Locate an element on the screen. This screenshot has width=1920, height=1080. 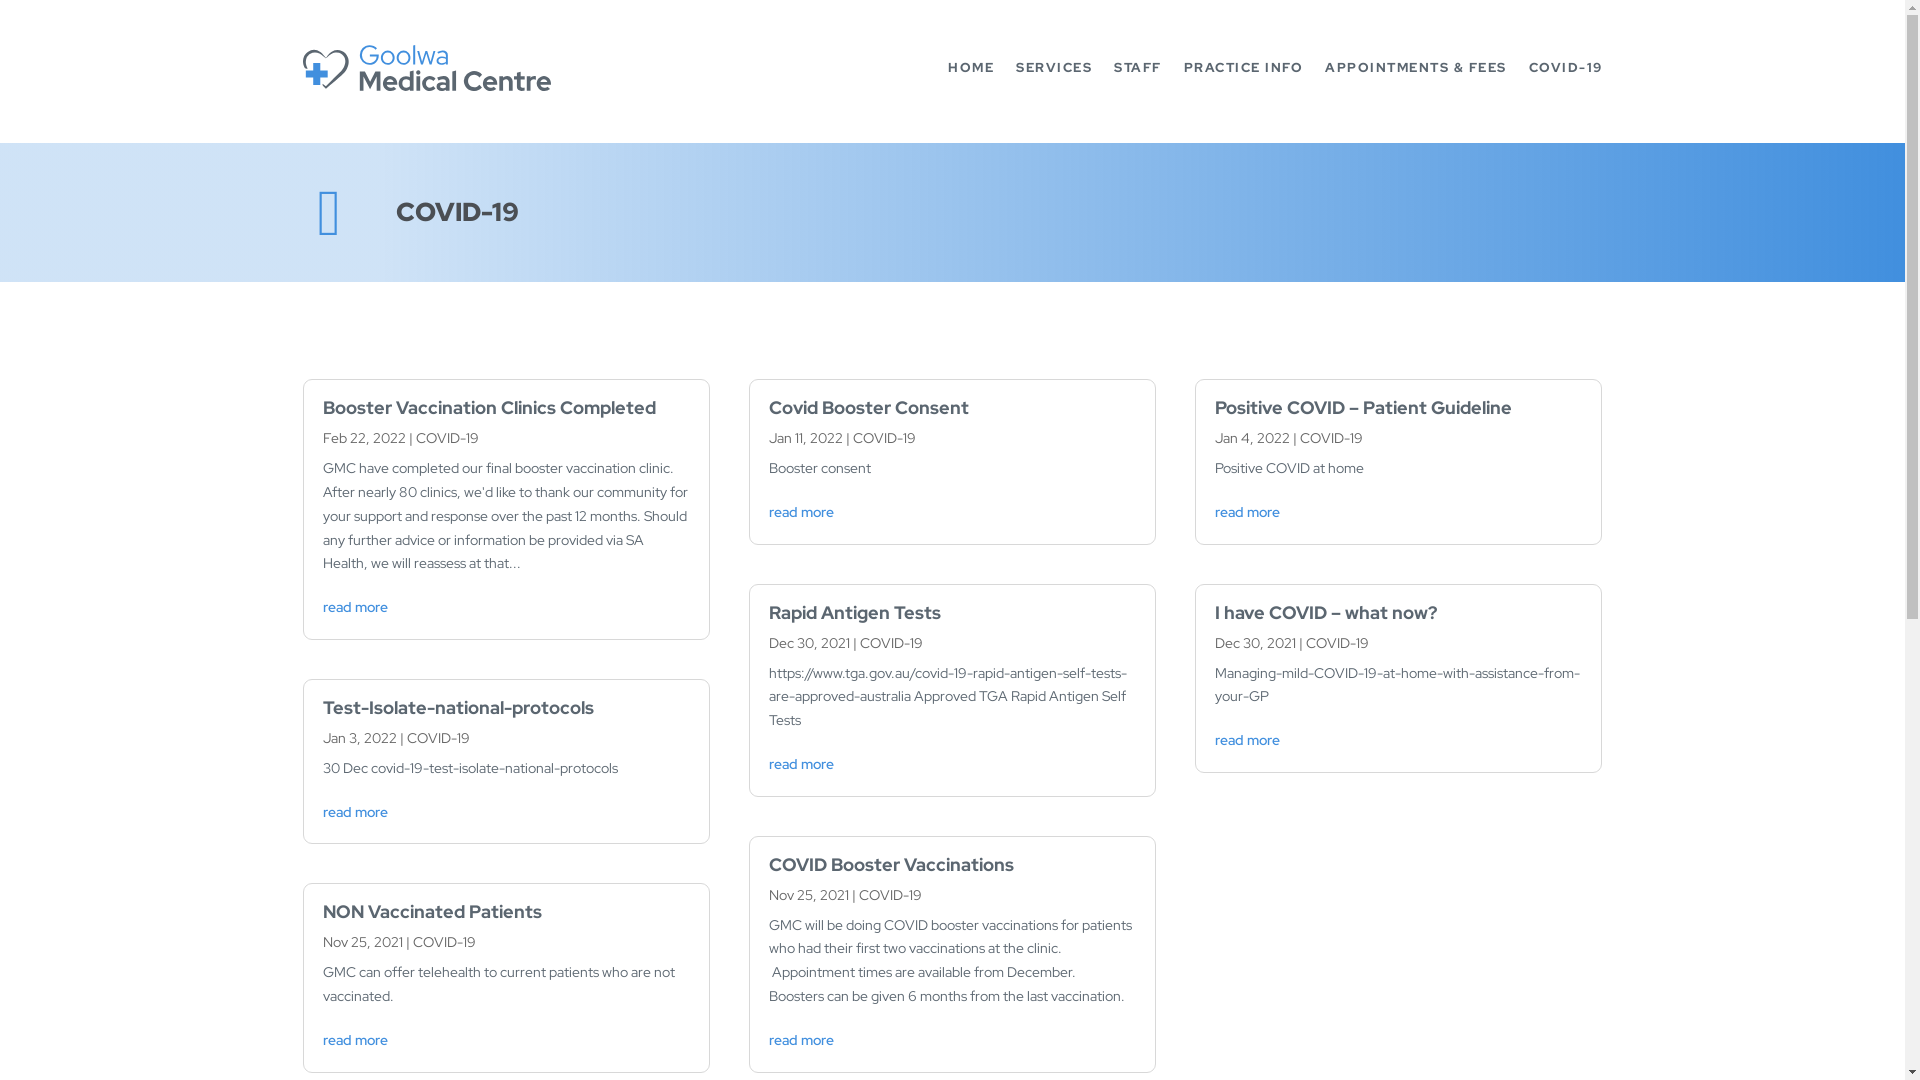
'read more' is located at coordinates (354, 605).